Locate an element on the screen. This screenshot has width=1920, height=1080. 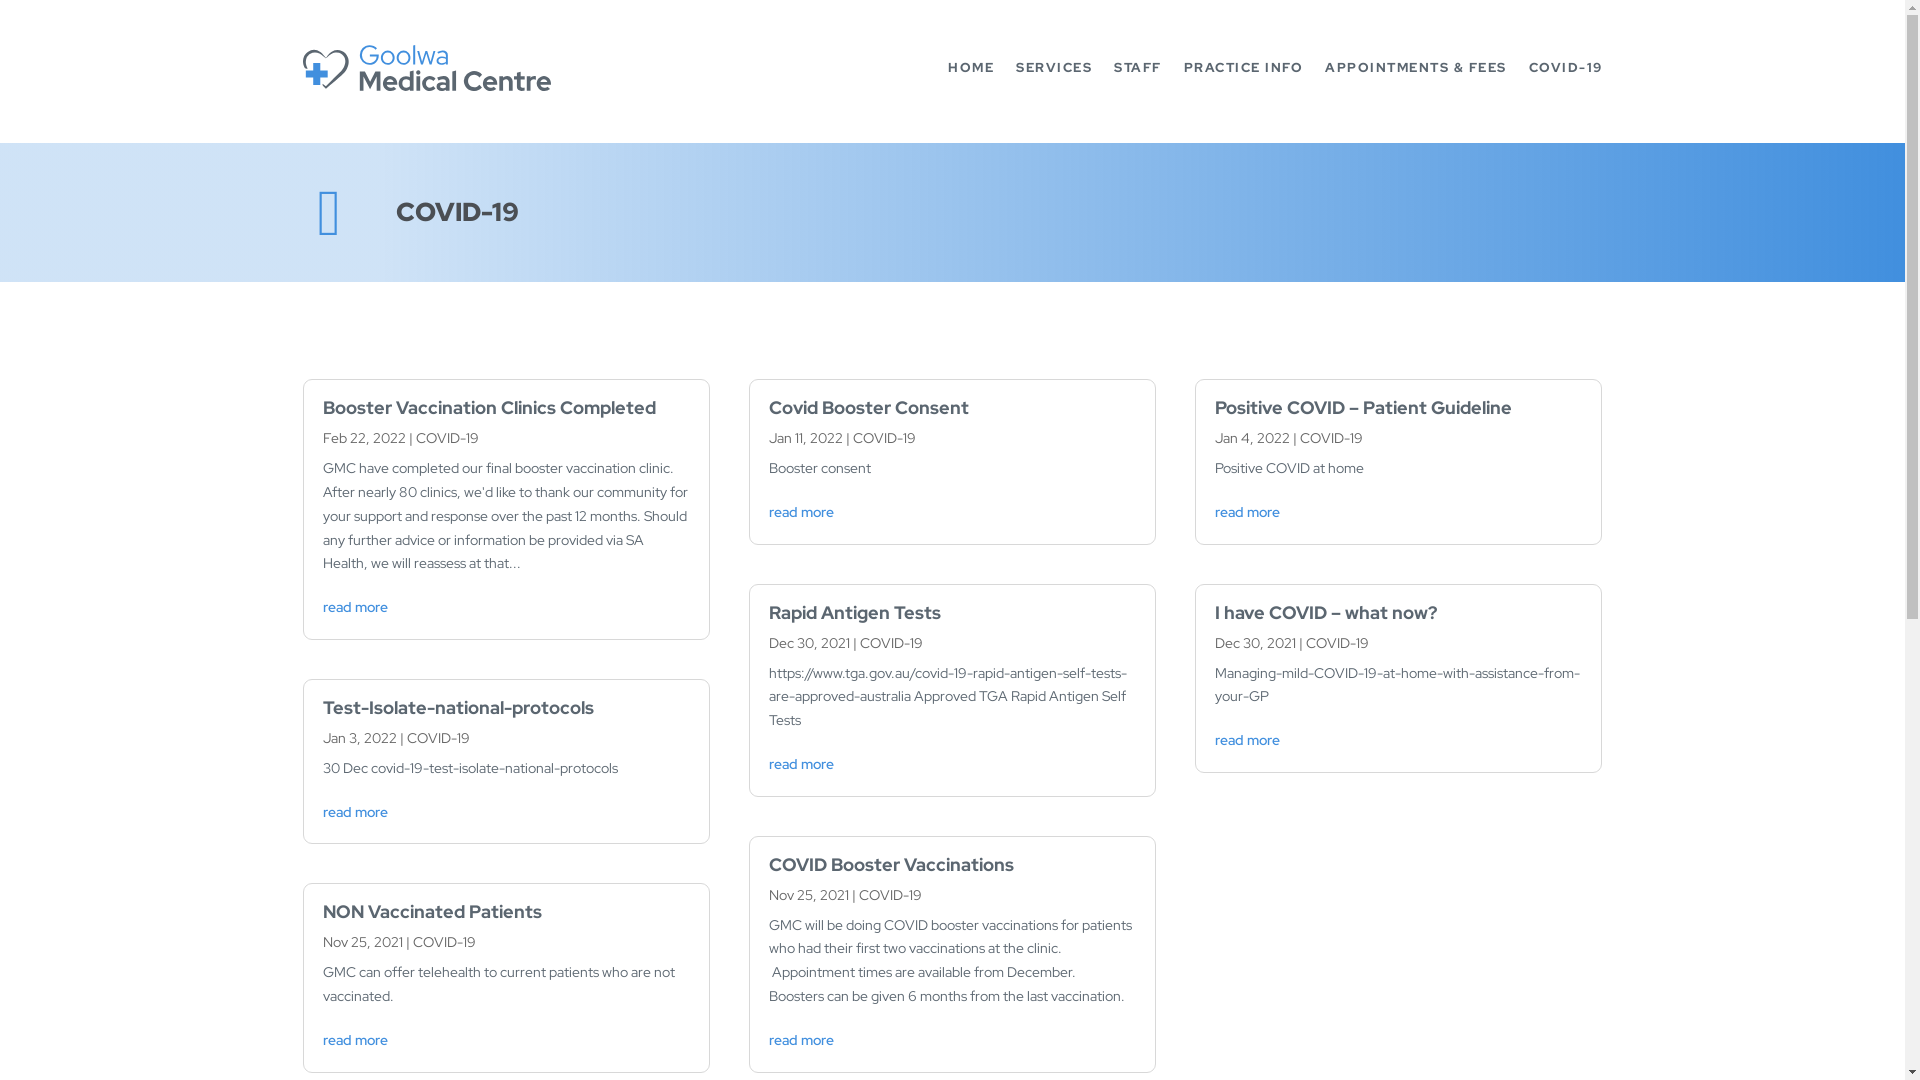
'read more' is located at coordinates (354, 605).